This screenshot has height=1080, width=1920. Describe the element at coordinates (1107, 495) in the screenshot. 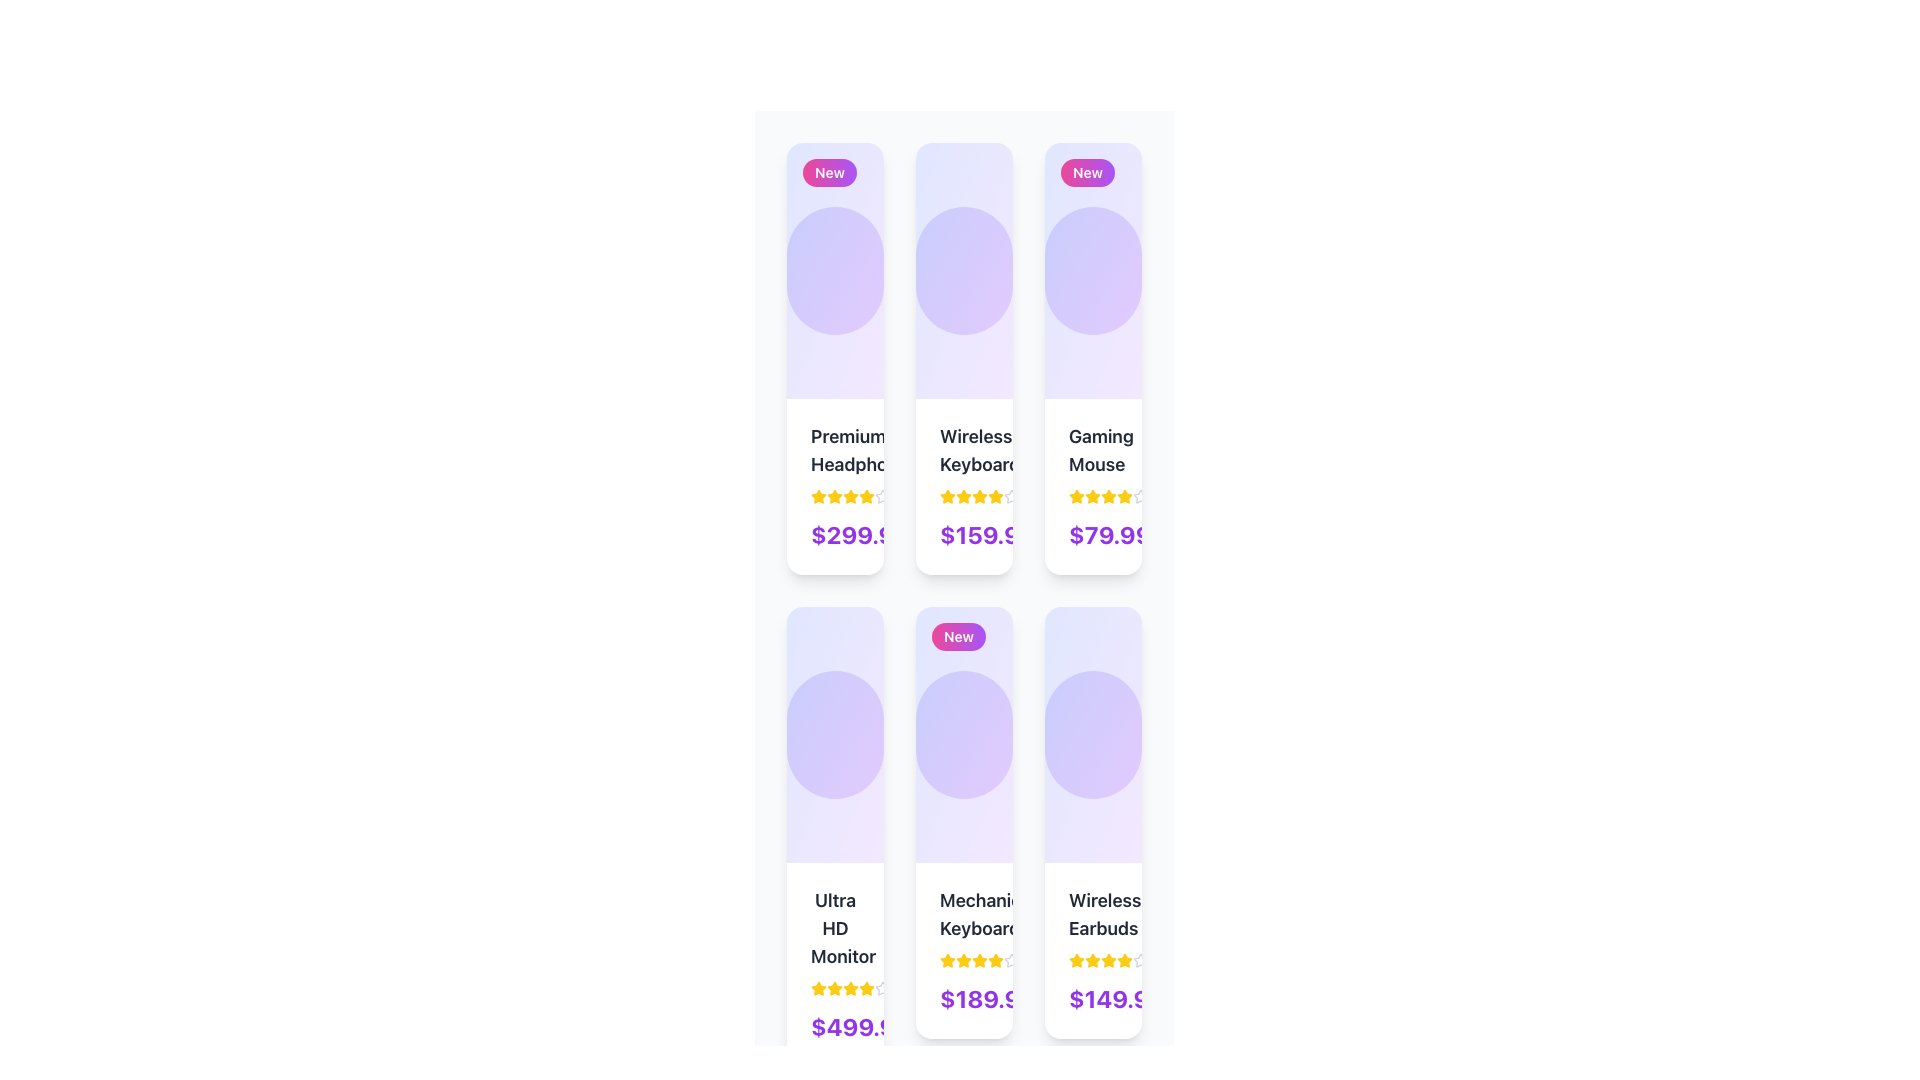

I see `the fourth star icon representing a product's rating in the third card of the first row` at that location.